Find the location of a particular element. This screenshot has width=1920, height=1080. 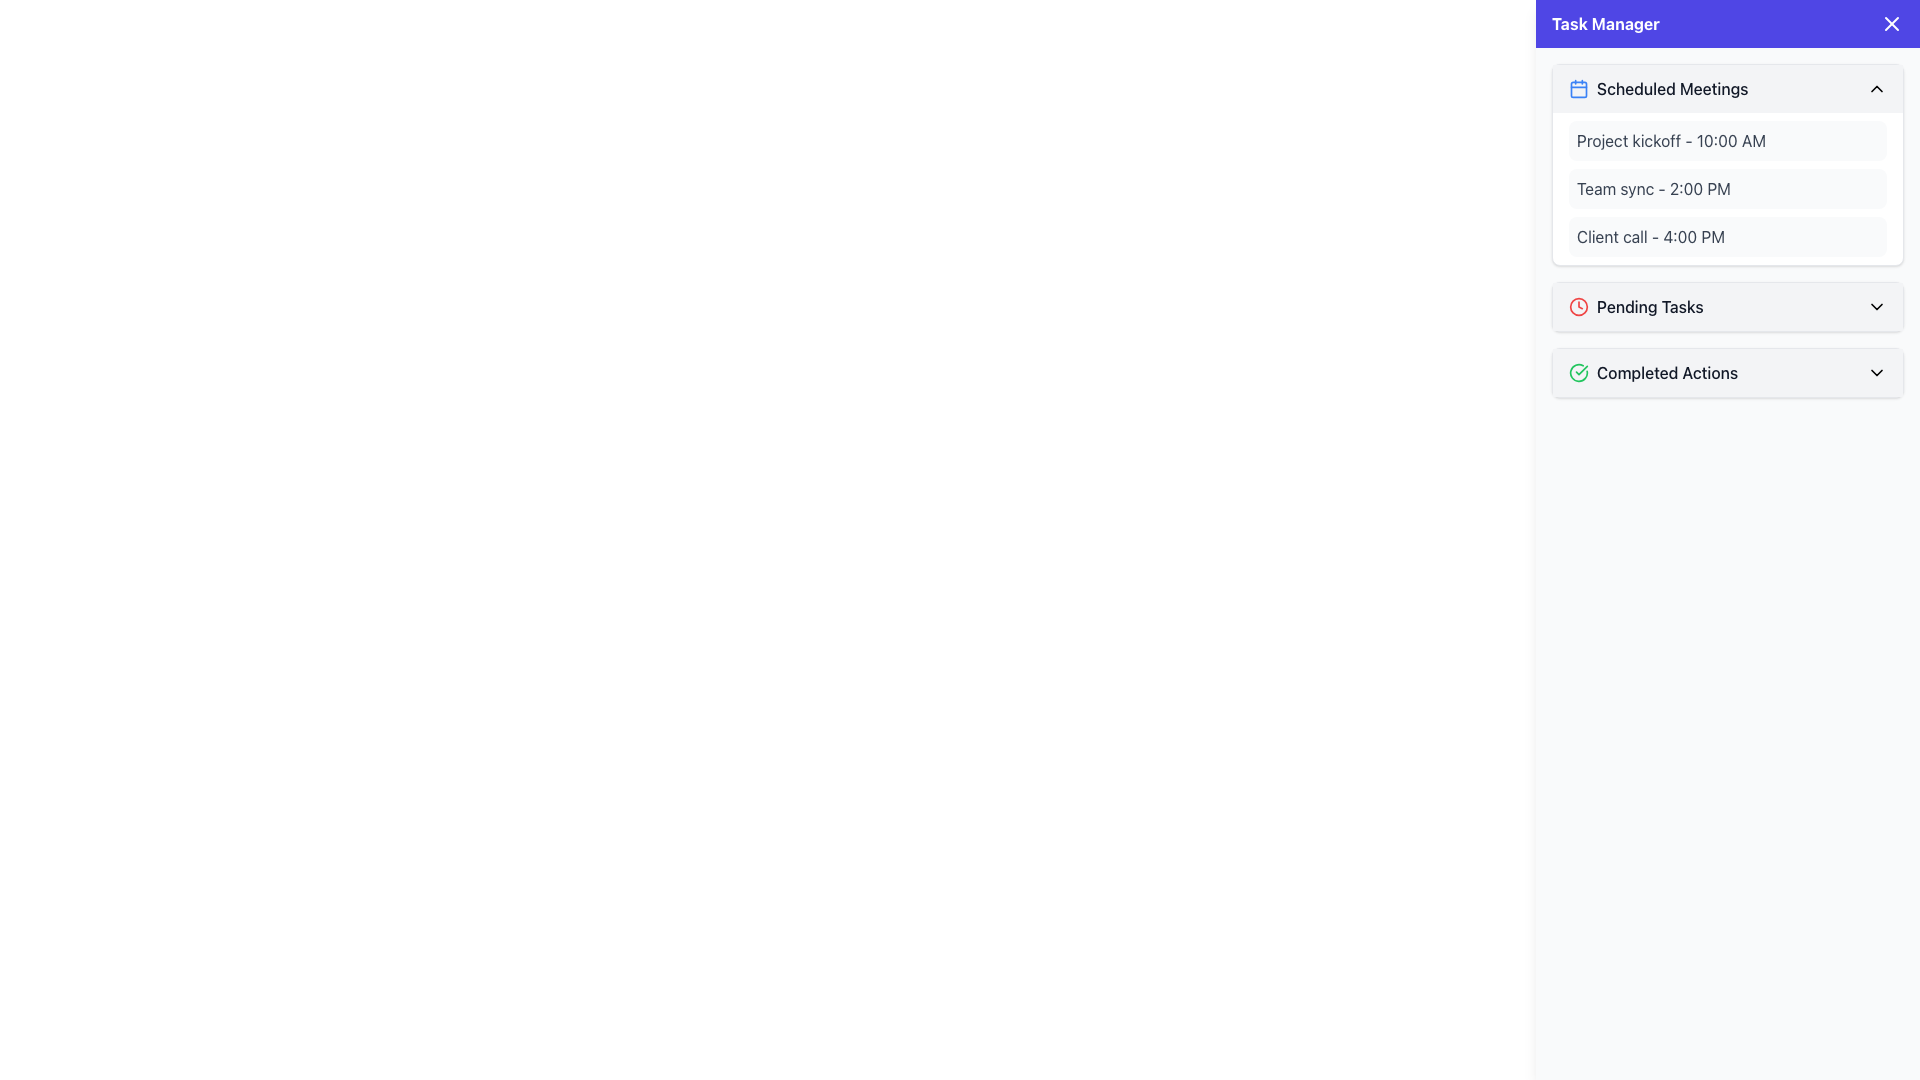

the second item in the schedule list that shows the 'Team sync' event, located between 'Project kickoff - 10:00 AM' and 'Client call - 4:00 PM' is located at coordinates (1727, 189).